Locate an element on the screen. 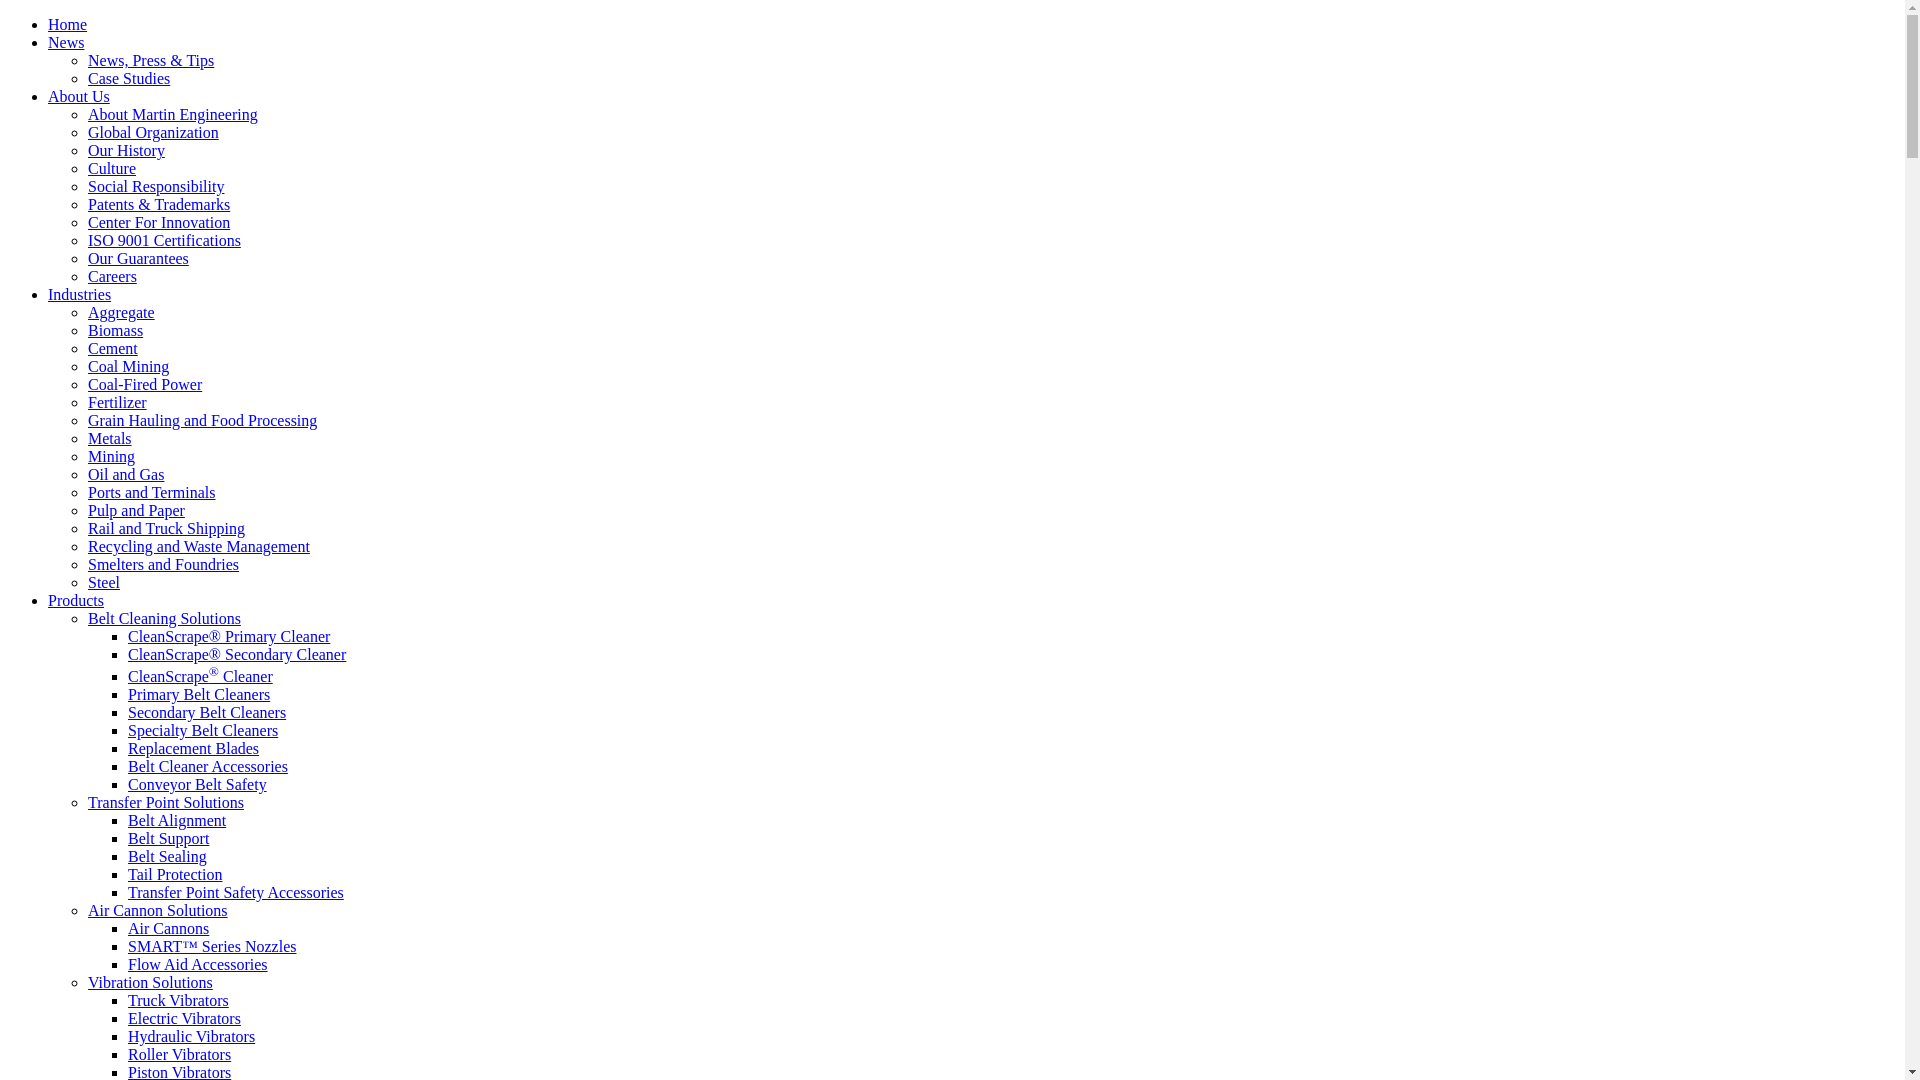  'Transfer Point Solutions' is located at coordinates (166, 801).